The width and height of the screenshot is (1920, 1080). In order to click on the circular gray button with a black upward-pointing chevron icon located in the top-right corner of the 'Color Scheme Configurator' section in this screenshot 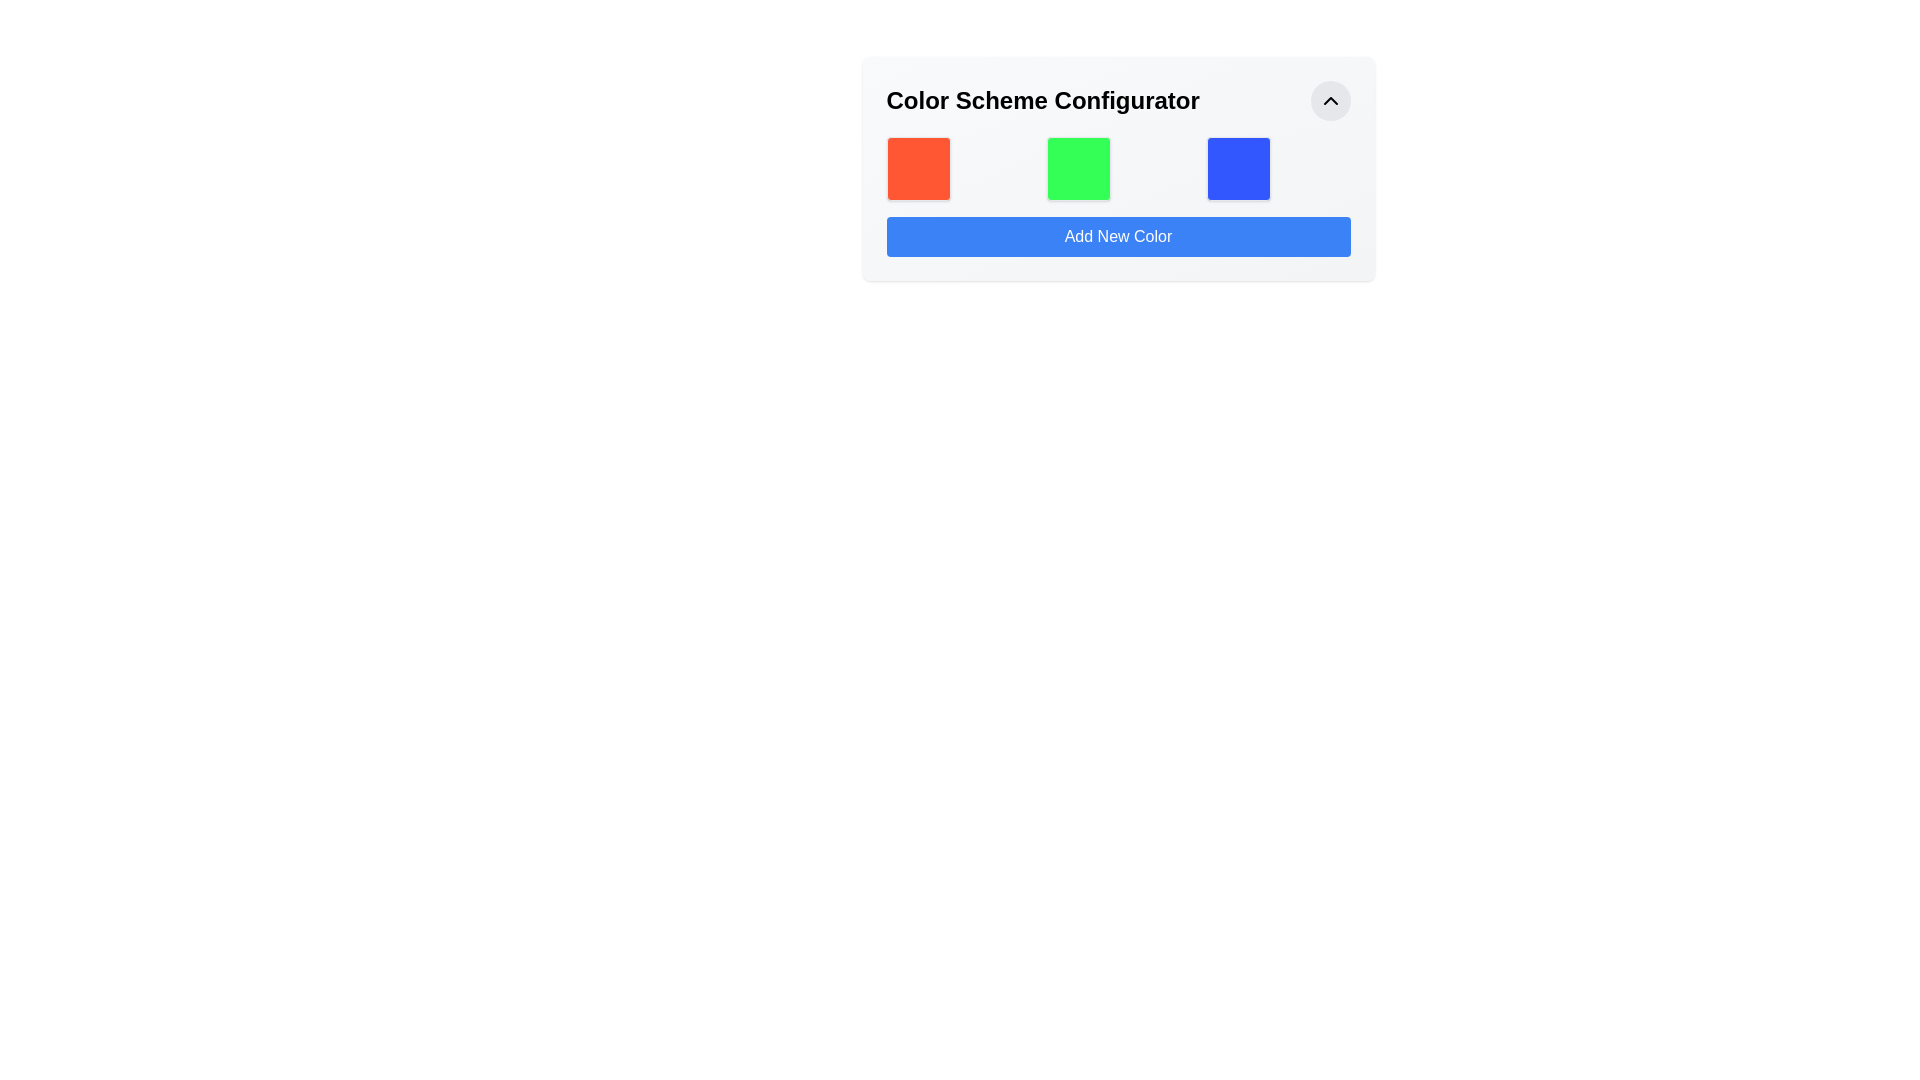, I will do `click(1330, 100)`.